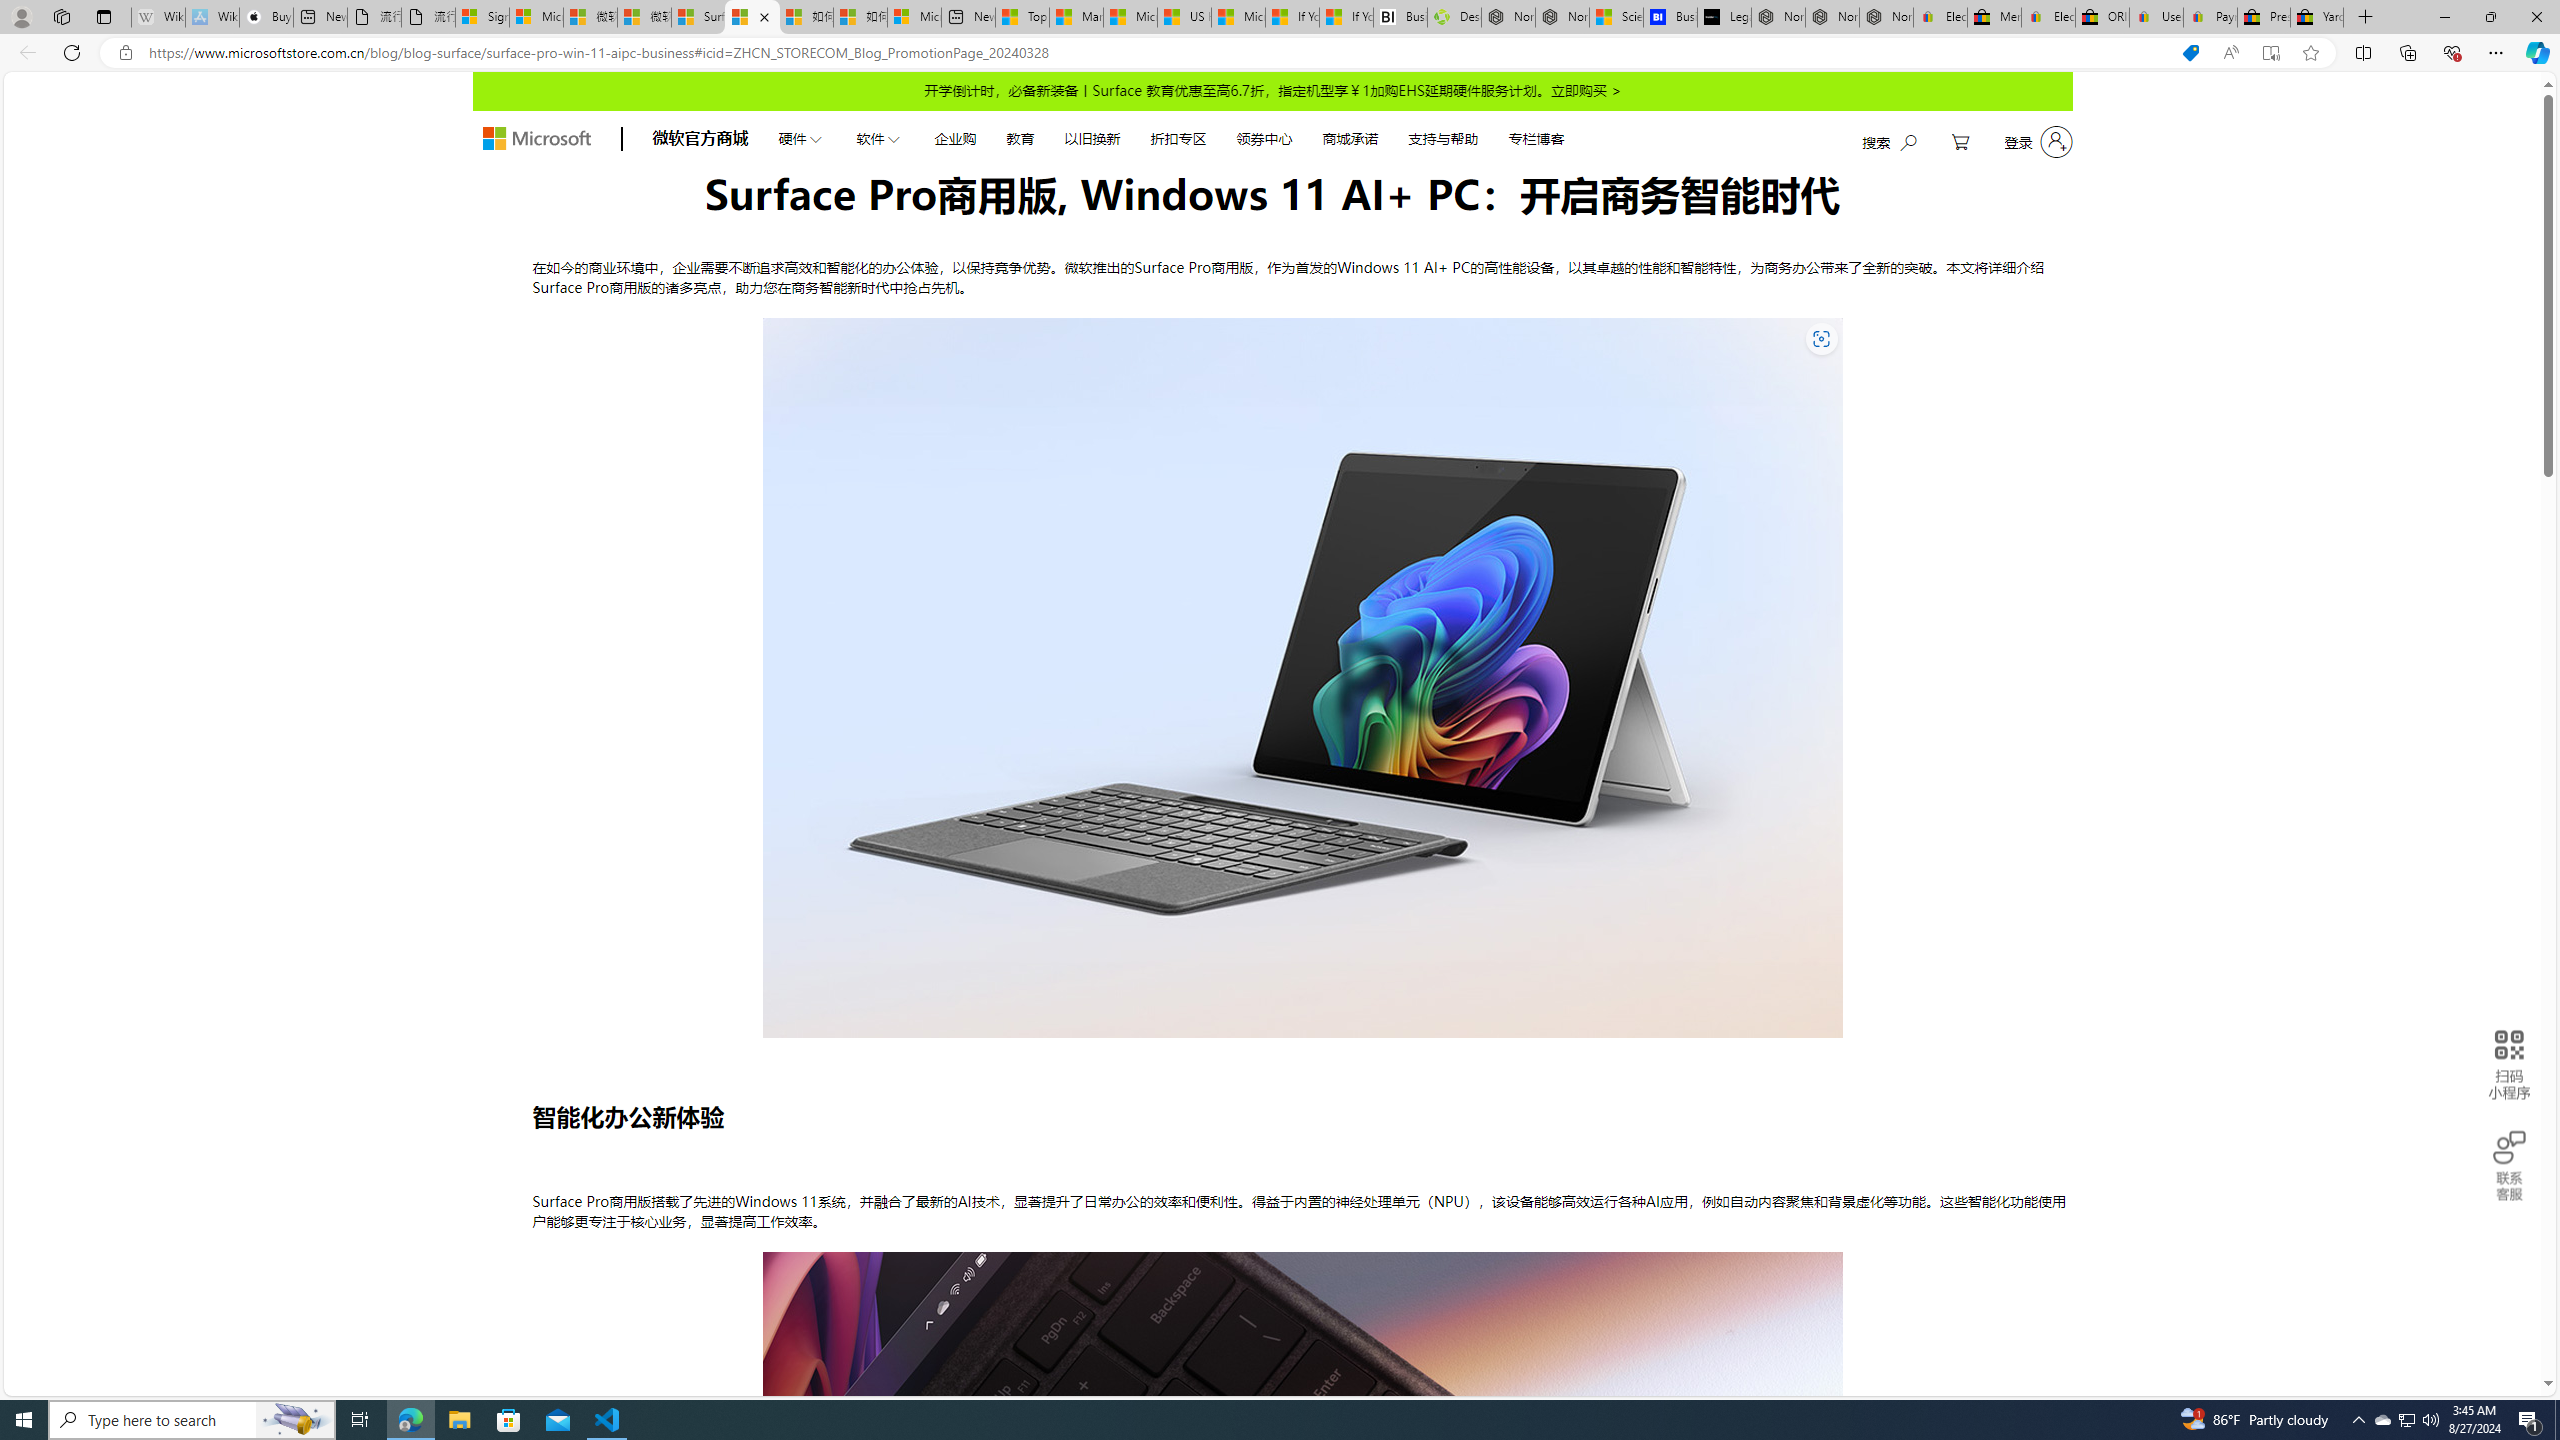 The height and width of the screenshot is (1440, 2560). Describe the element at coordinates (265, 16) in the screenshot. I see `'Buy iPad - Apple'` at that location.